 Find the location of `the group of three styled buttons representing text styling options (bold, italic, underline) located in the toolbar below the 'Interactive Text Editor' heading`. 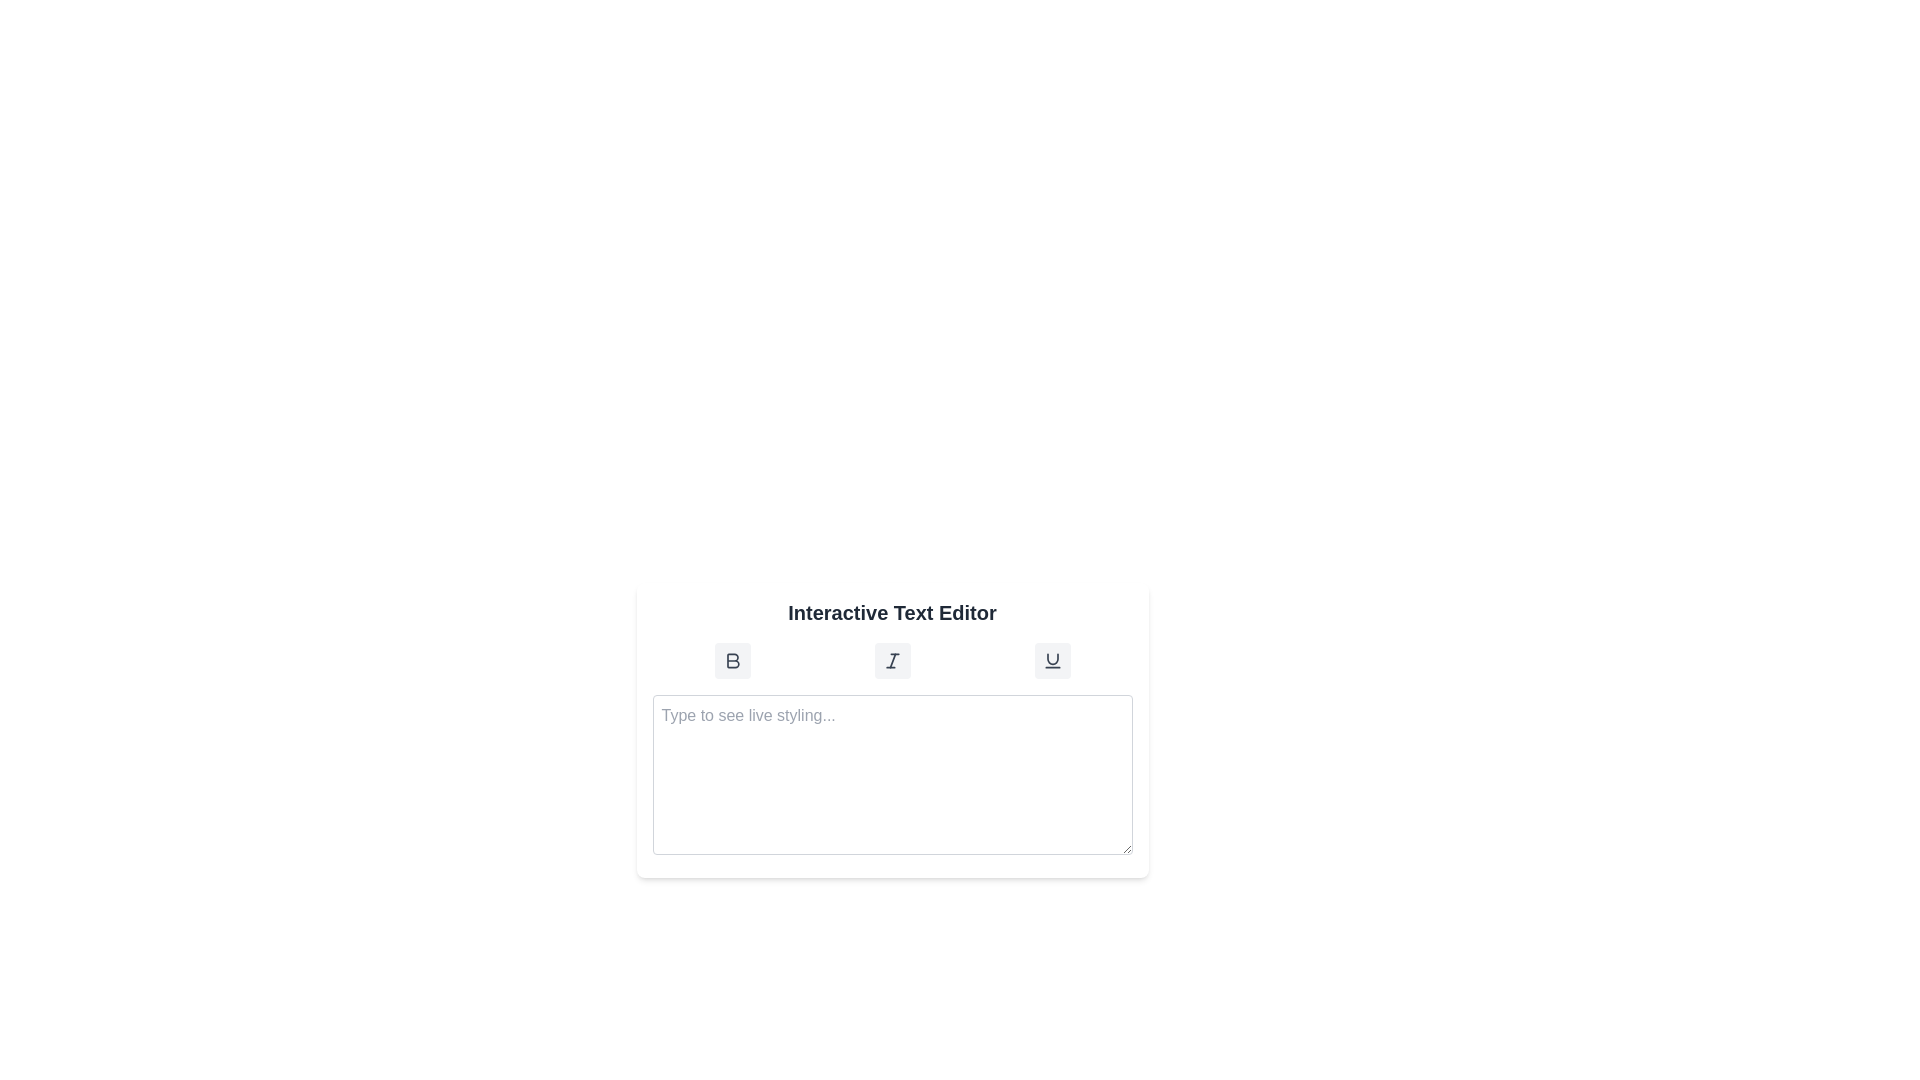

the group of three styled buttons representing text styling options (bold, italic, underline) located in the toolbar below the 'Interactive Text Editor' heading is located at coordinates (891, 660).